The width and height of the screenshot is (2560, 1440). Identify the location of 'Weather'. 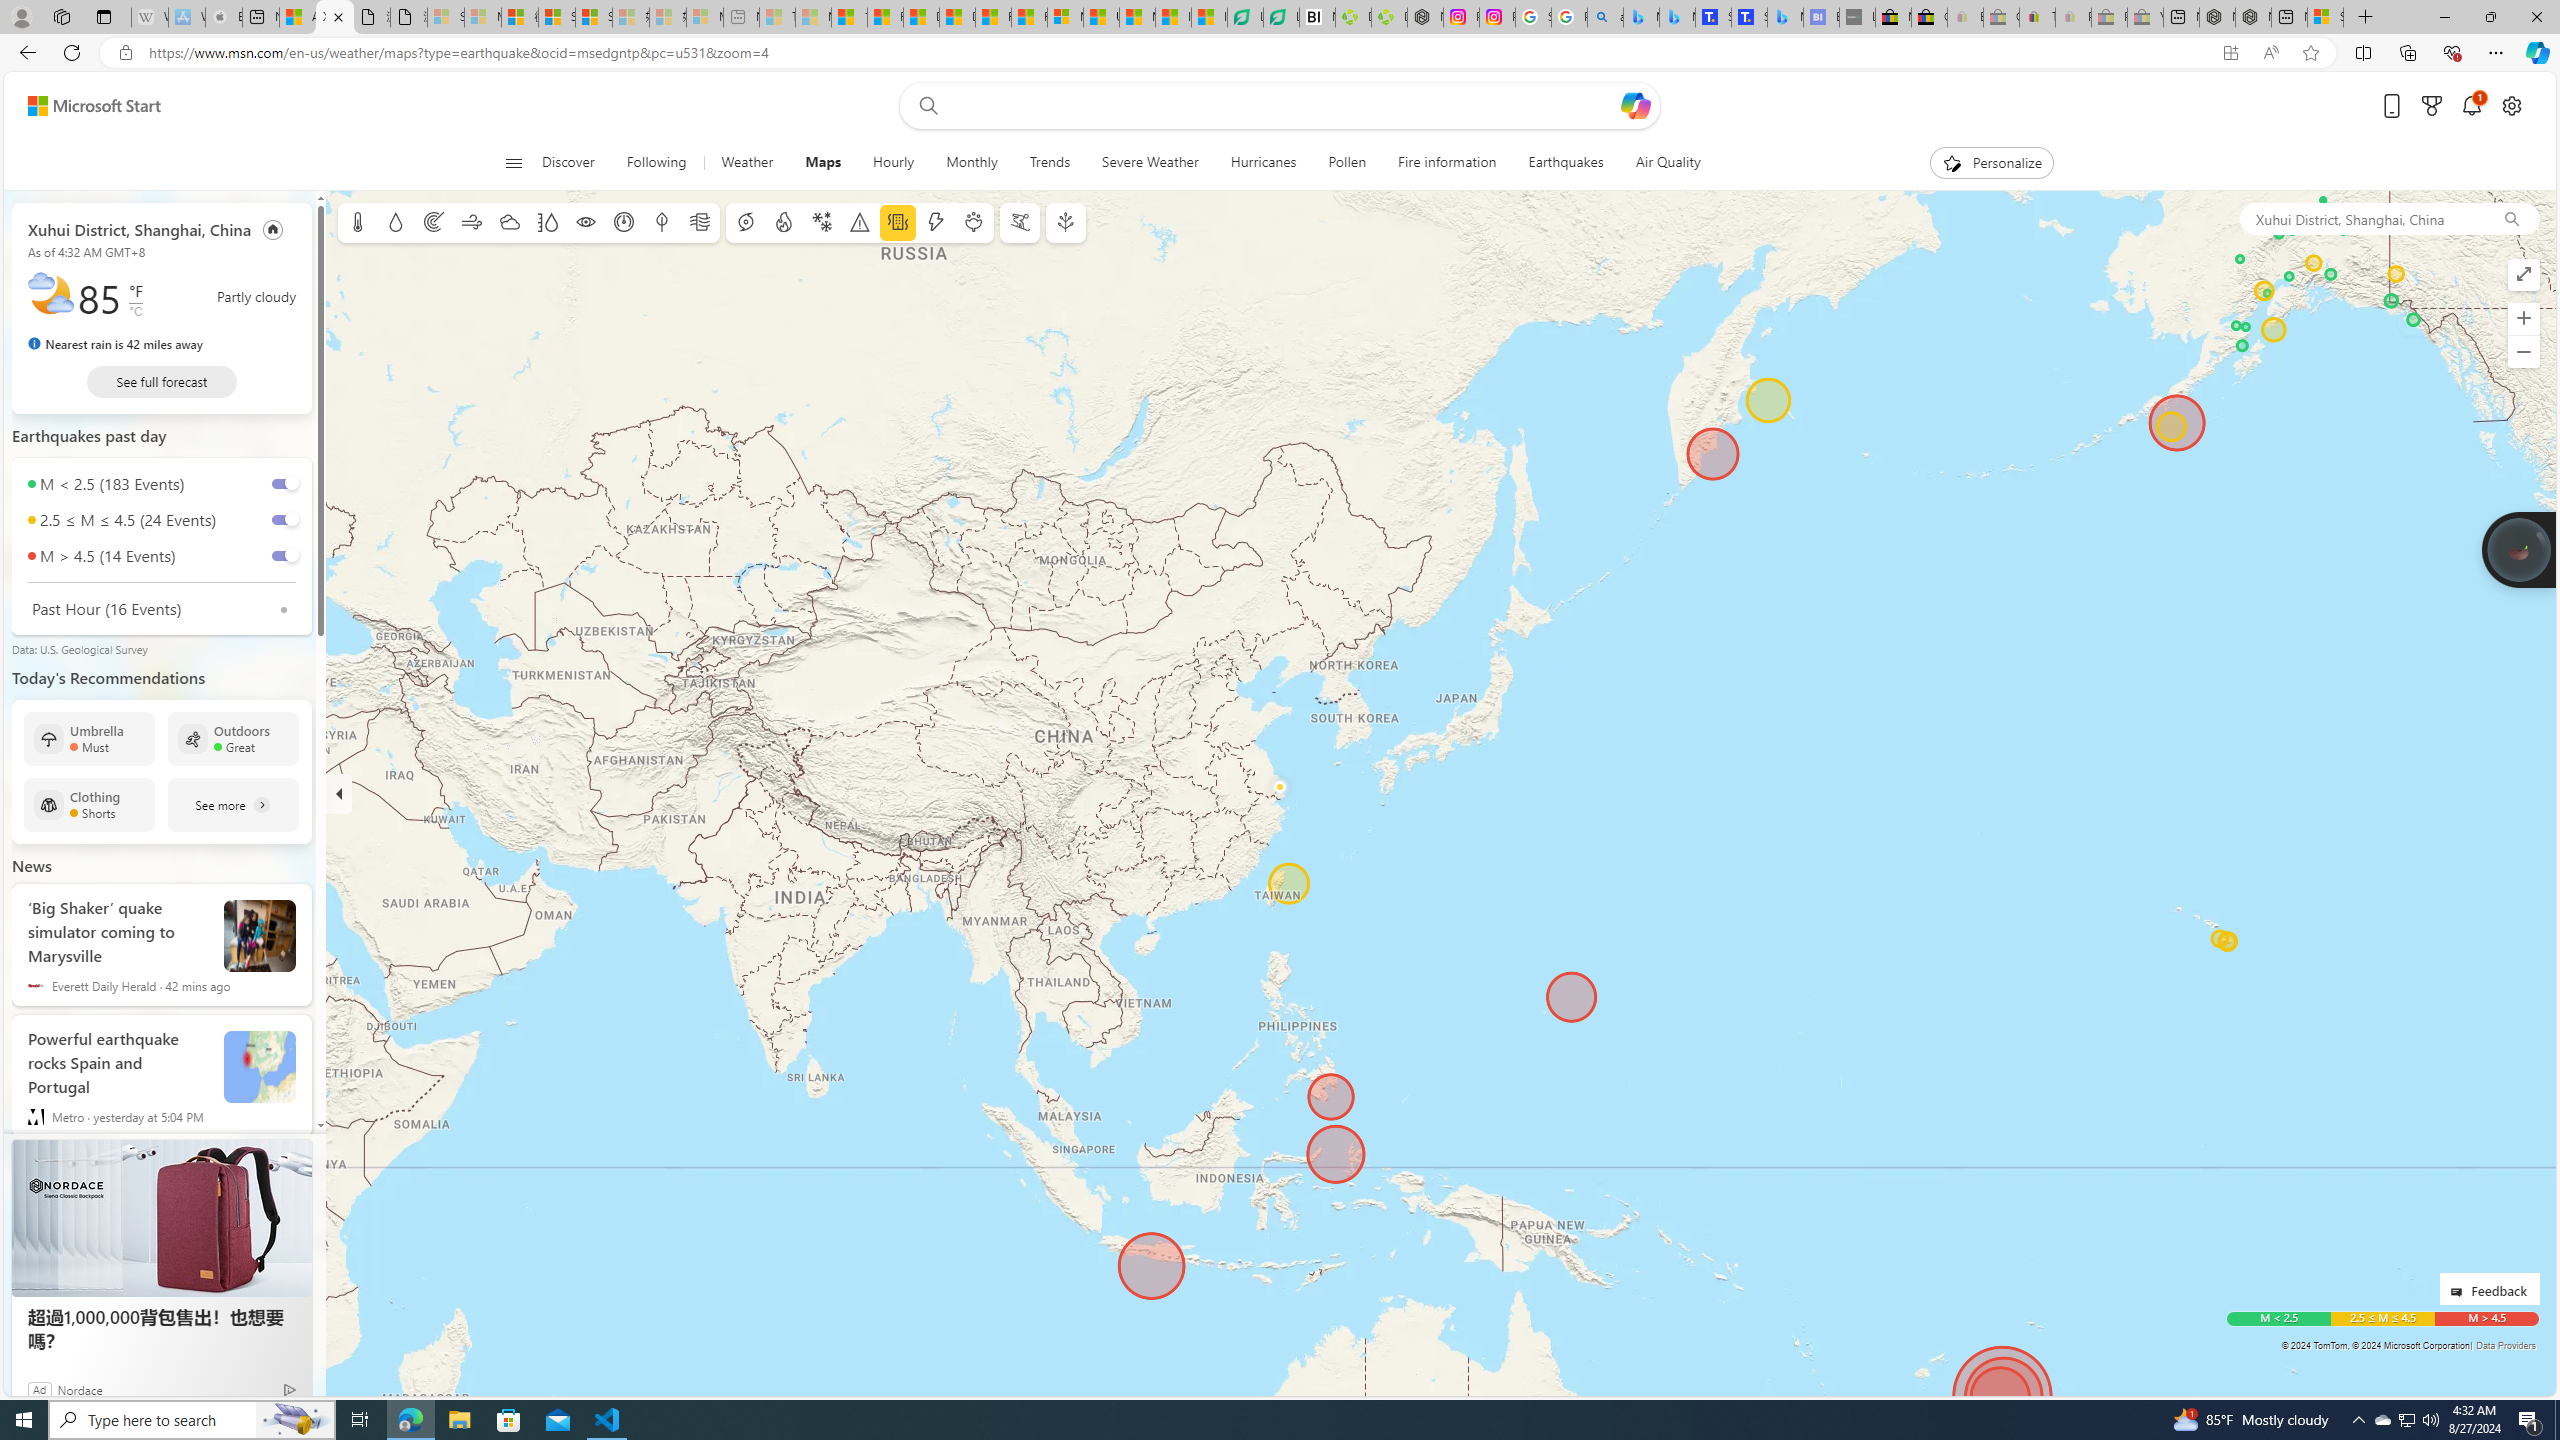
(746, 162).